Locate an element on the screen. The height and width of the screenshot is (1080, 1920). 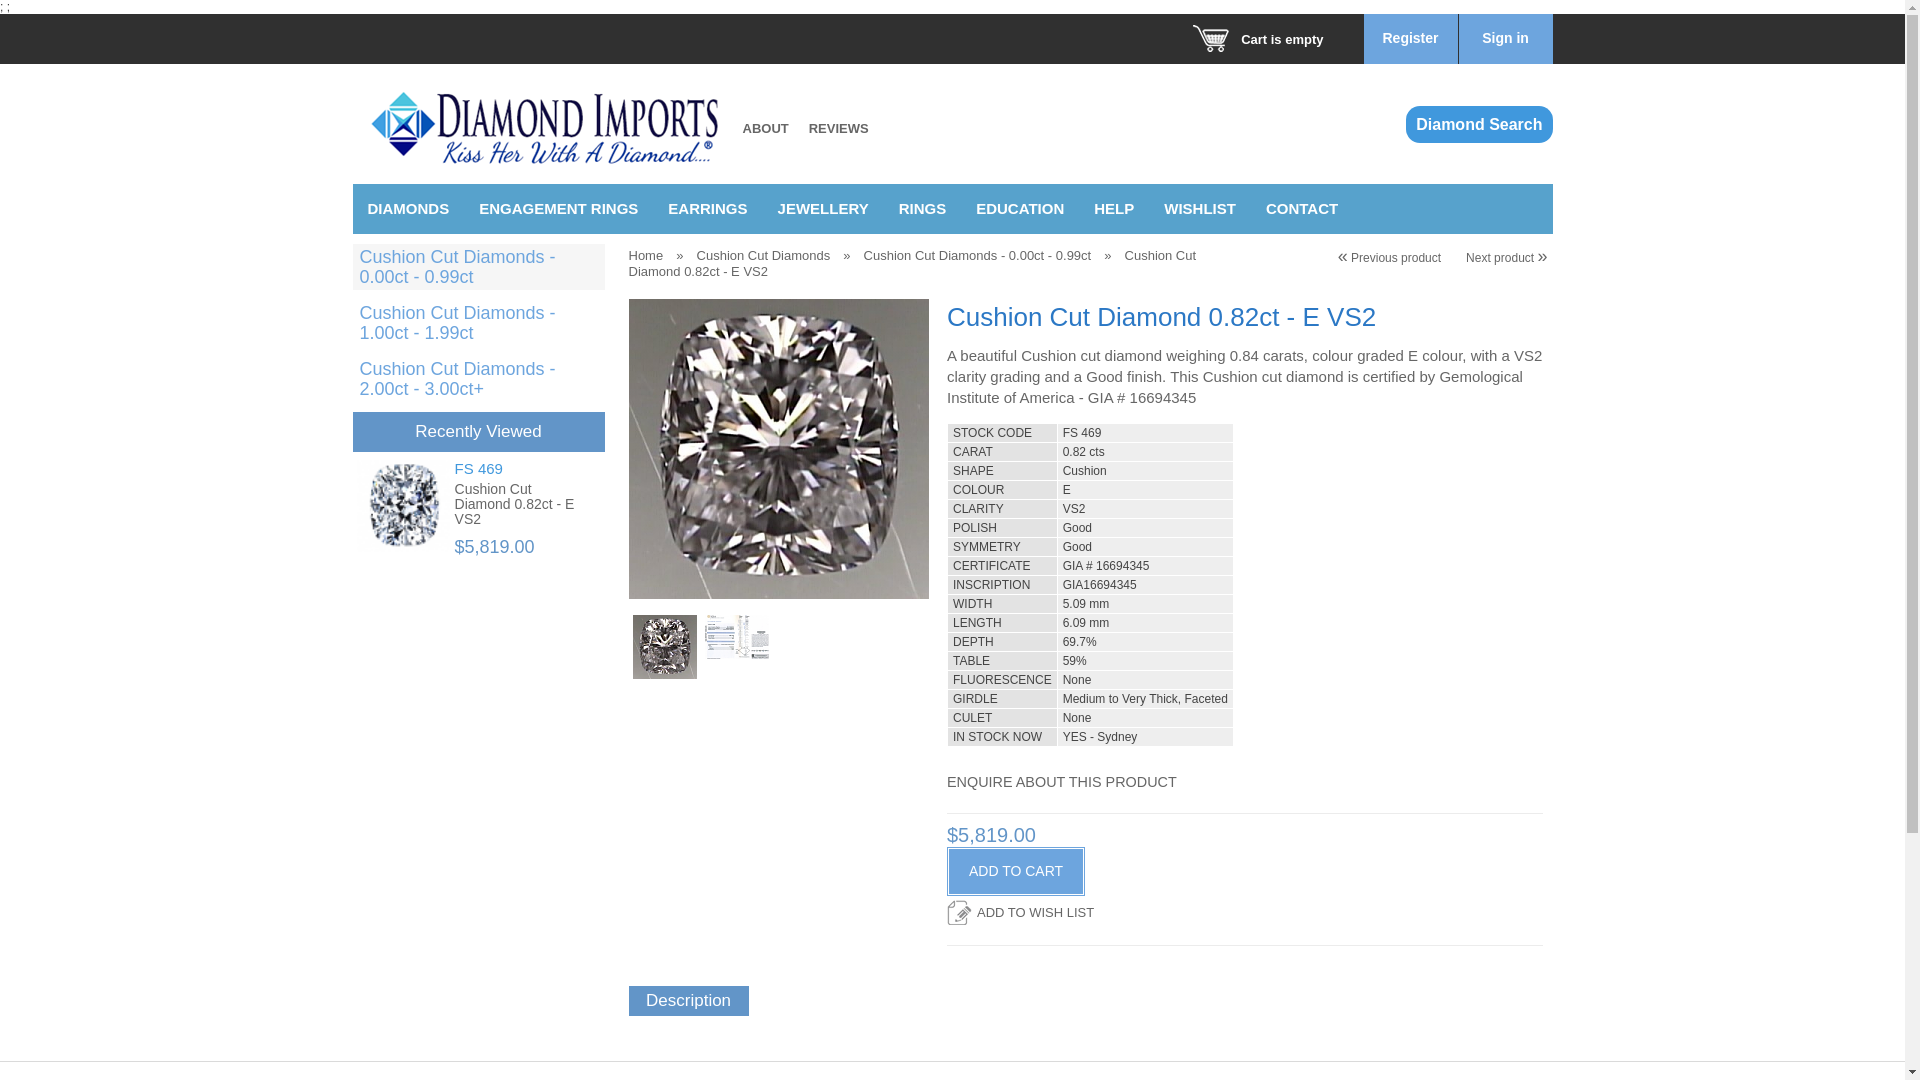
'DIAMONDS' is located at coordinates (351, 208).